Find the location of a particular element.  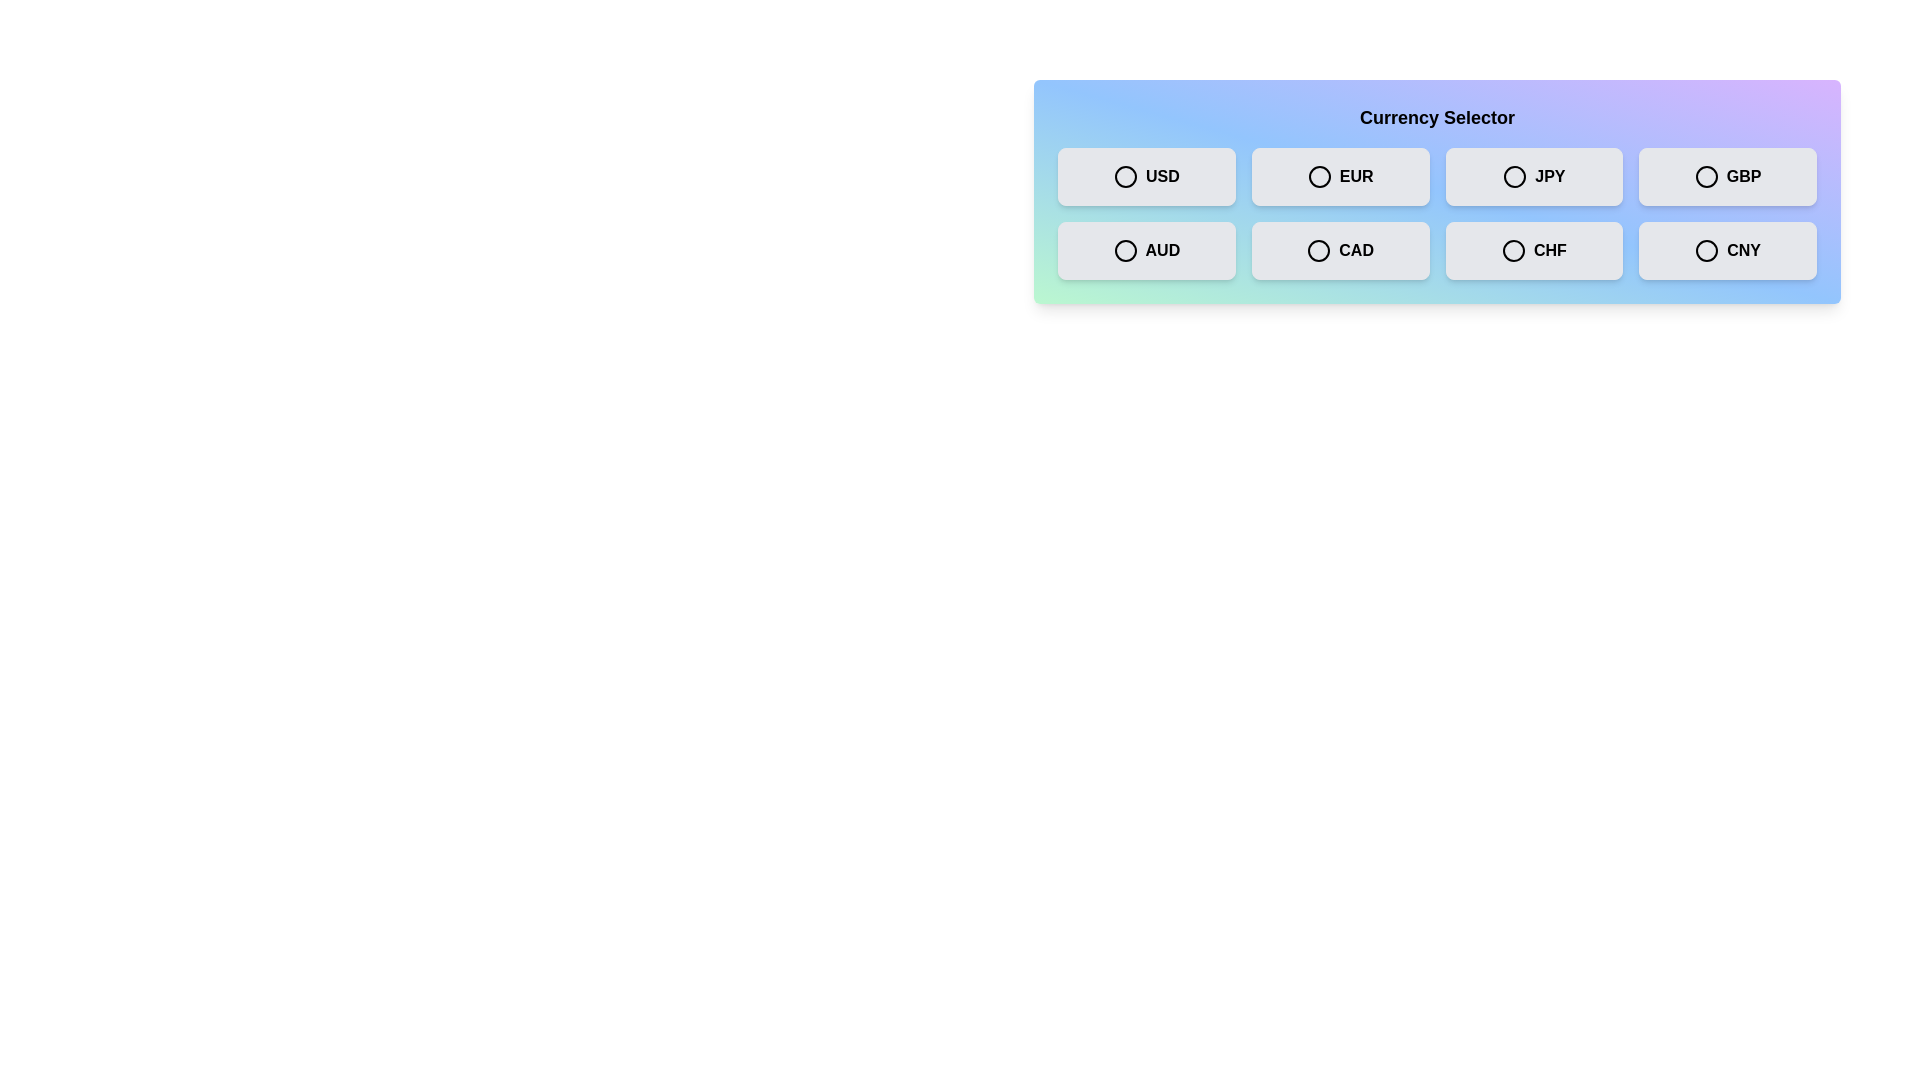

the currency box labeled CHF to observe the hover effect is located at coordinates (1533, 249).